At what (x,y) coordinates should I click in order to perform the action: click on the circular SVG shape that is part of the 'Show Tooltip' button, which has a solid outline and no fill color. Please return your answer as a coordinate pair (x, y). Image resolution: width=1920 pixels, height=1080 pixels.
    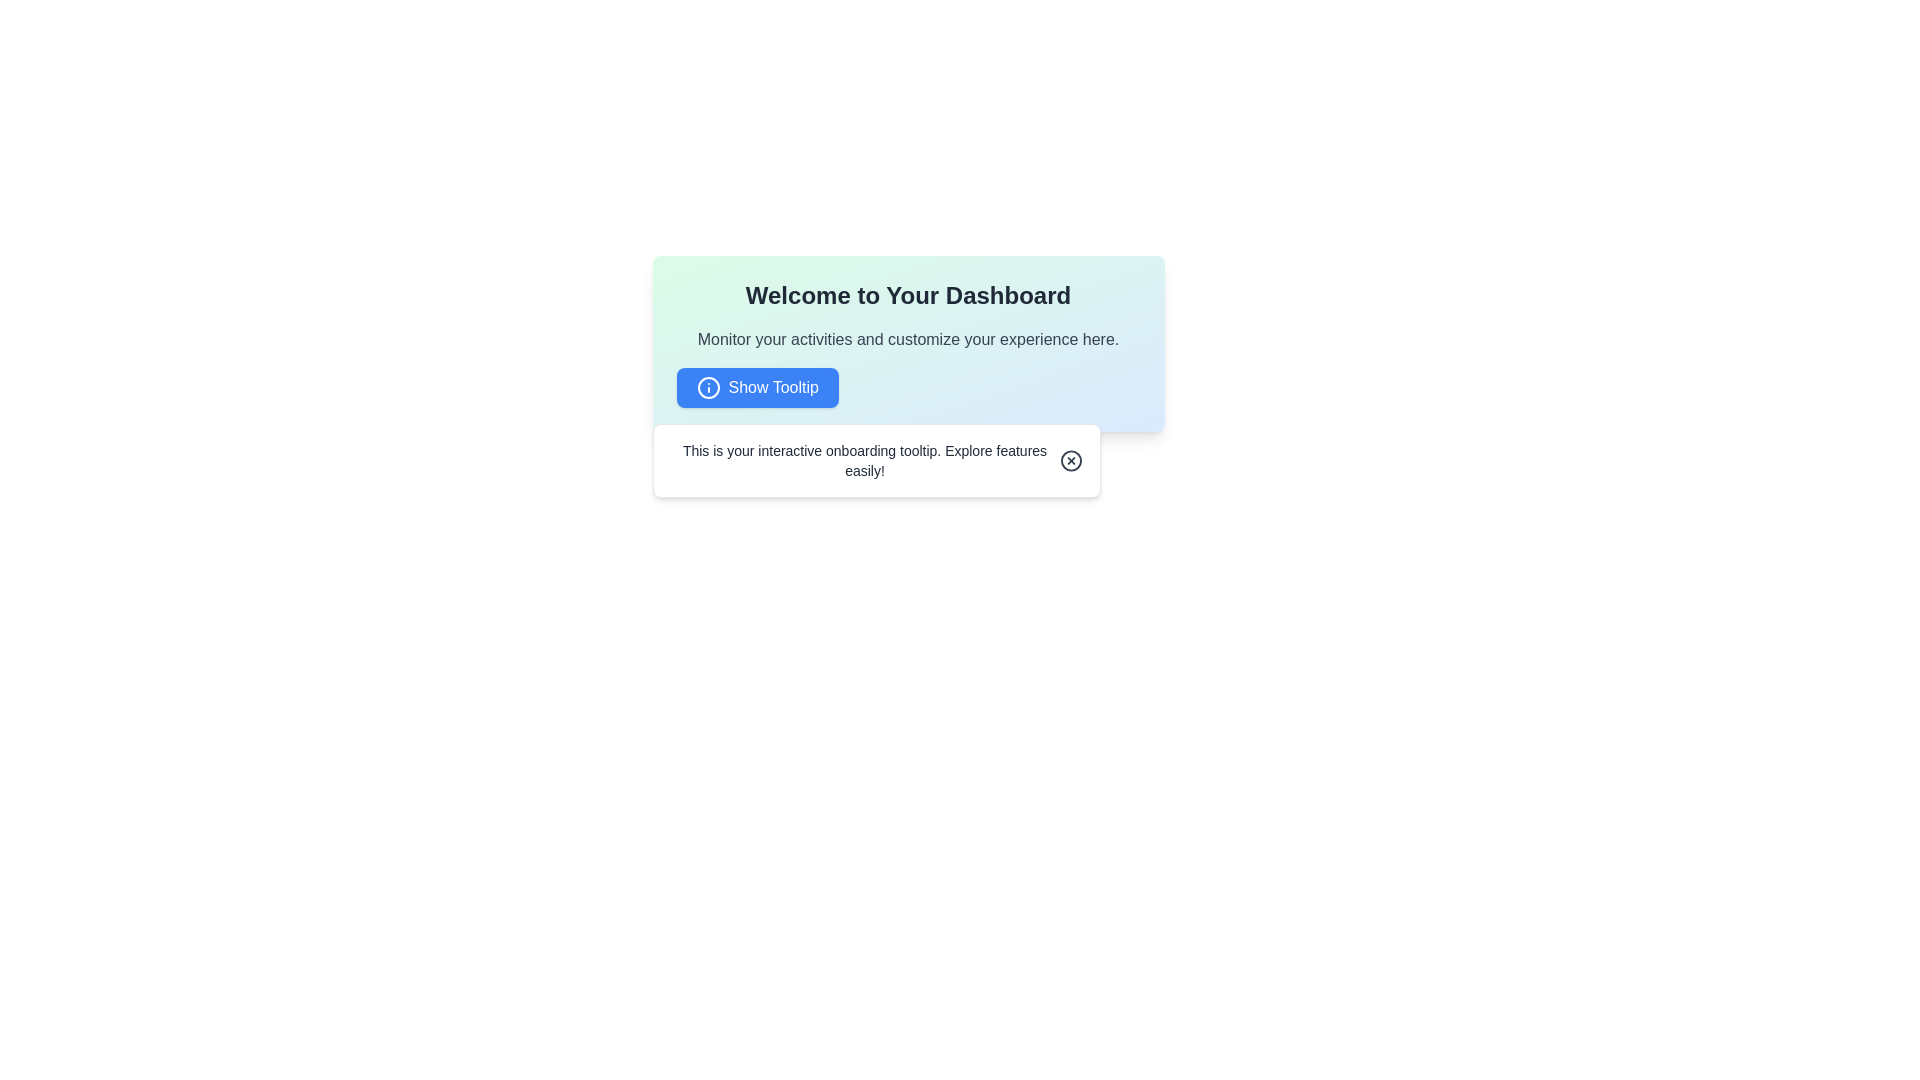
    Looking at the image, I should click on (708, 388).